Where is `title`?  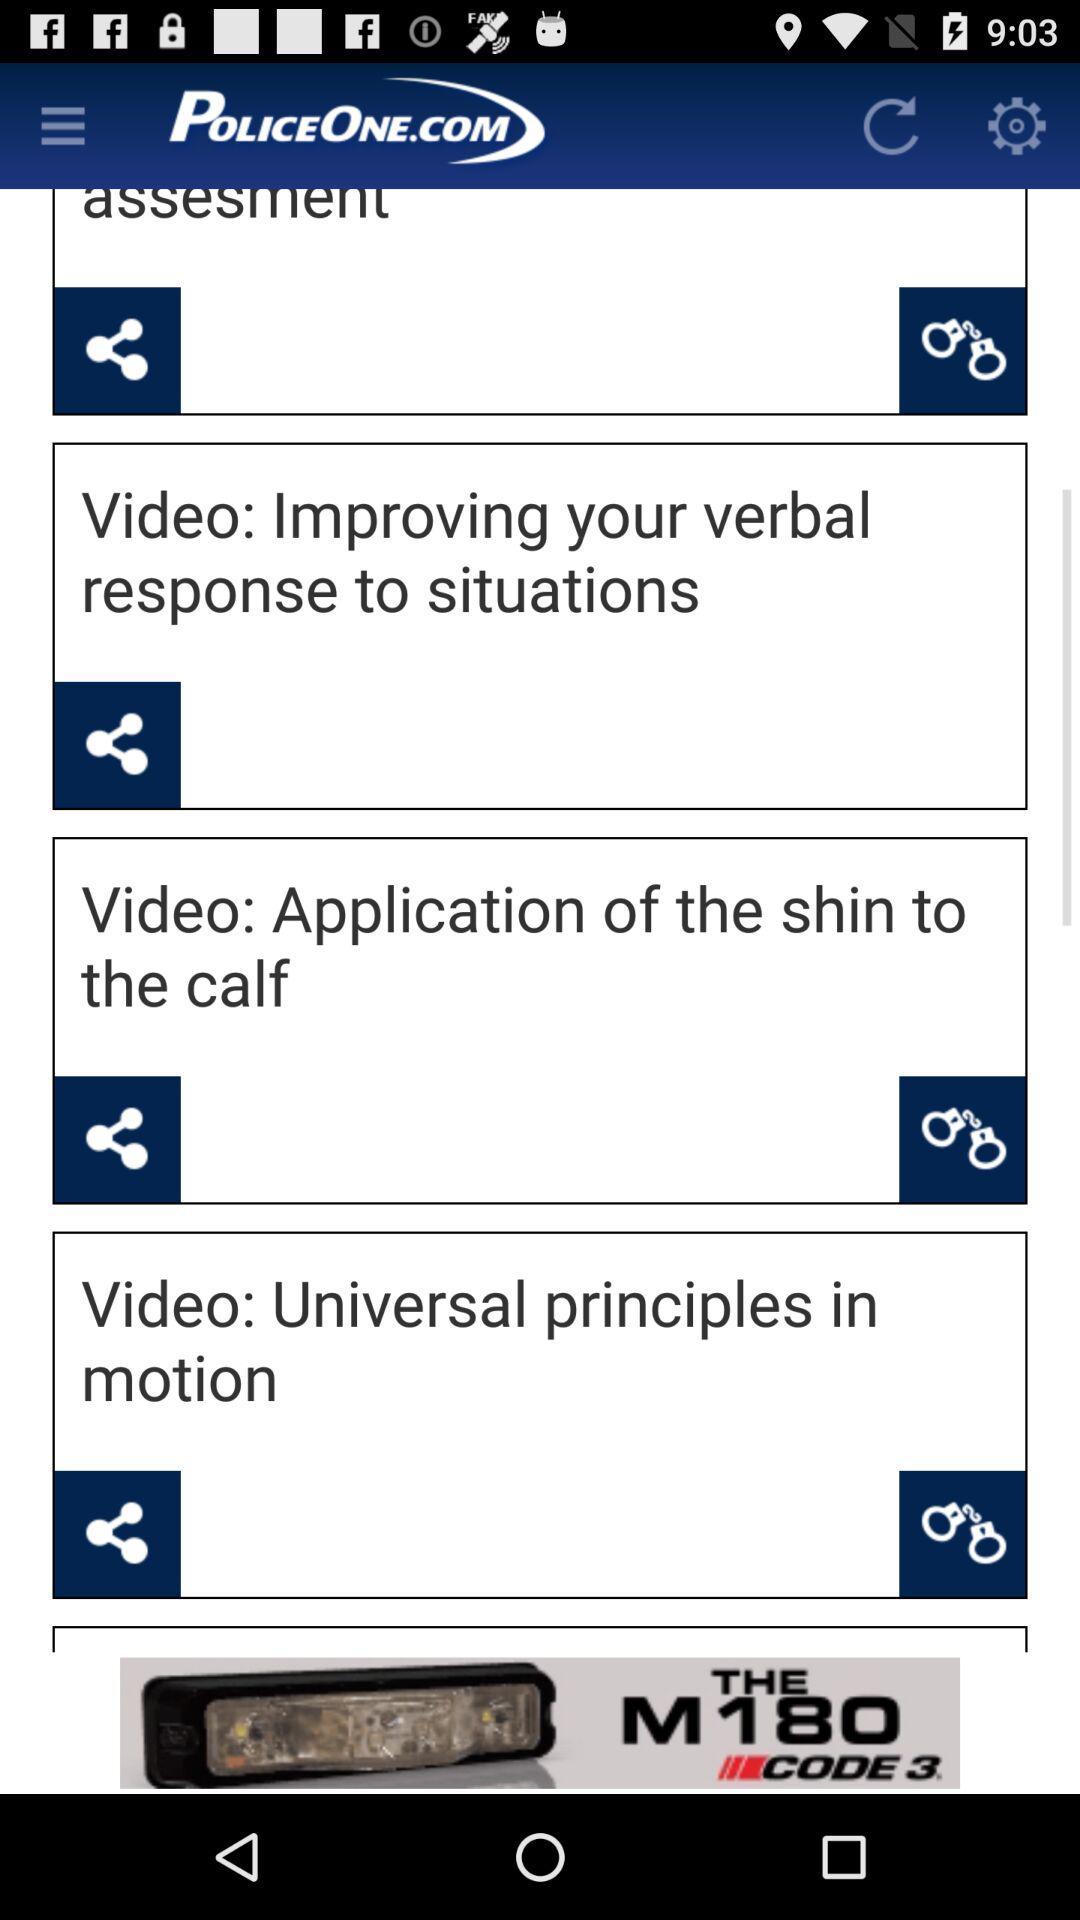
title is located at coordinates (477, 124).